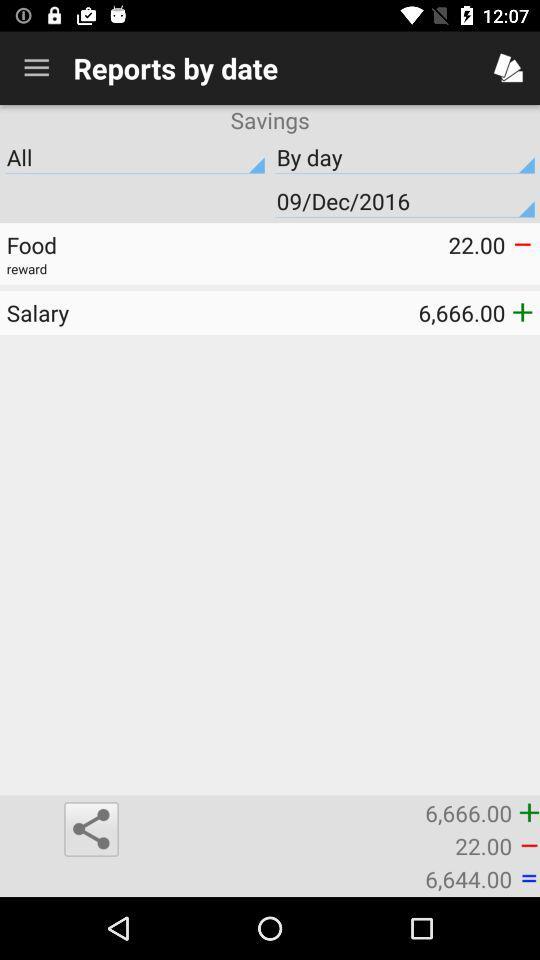  I want to click on icon below savings item, so click(135, 156).